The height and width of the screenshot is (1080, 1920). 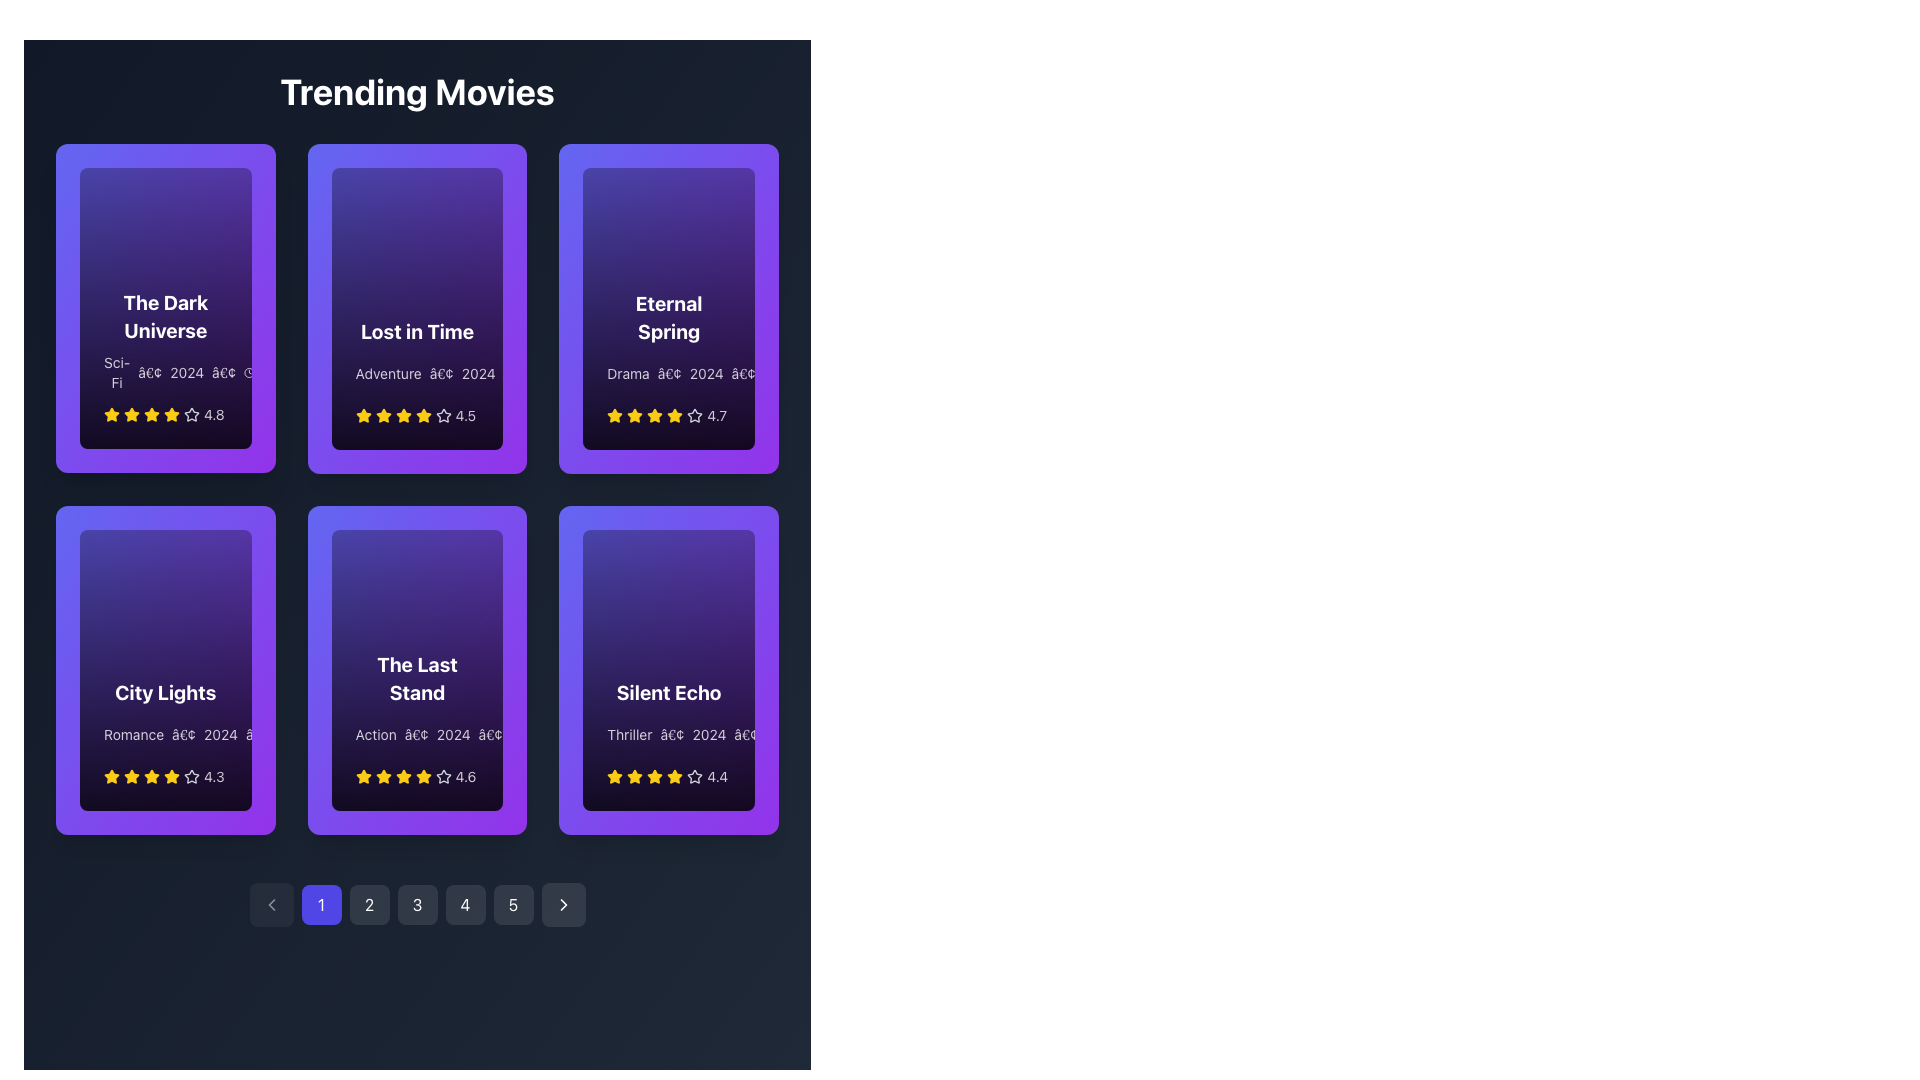 What do you see at coordinates (655, 414) in the screenshot?
I see `the visual state of the fourth star icon in the rating system for the movie 'Eternal Spring', located at the bottom of the movie card` at bounding box center [655, 414].